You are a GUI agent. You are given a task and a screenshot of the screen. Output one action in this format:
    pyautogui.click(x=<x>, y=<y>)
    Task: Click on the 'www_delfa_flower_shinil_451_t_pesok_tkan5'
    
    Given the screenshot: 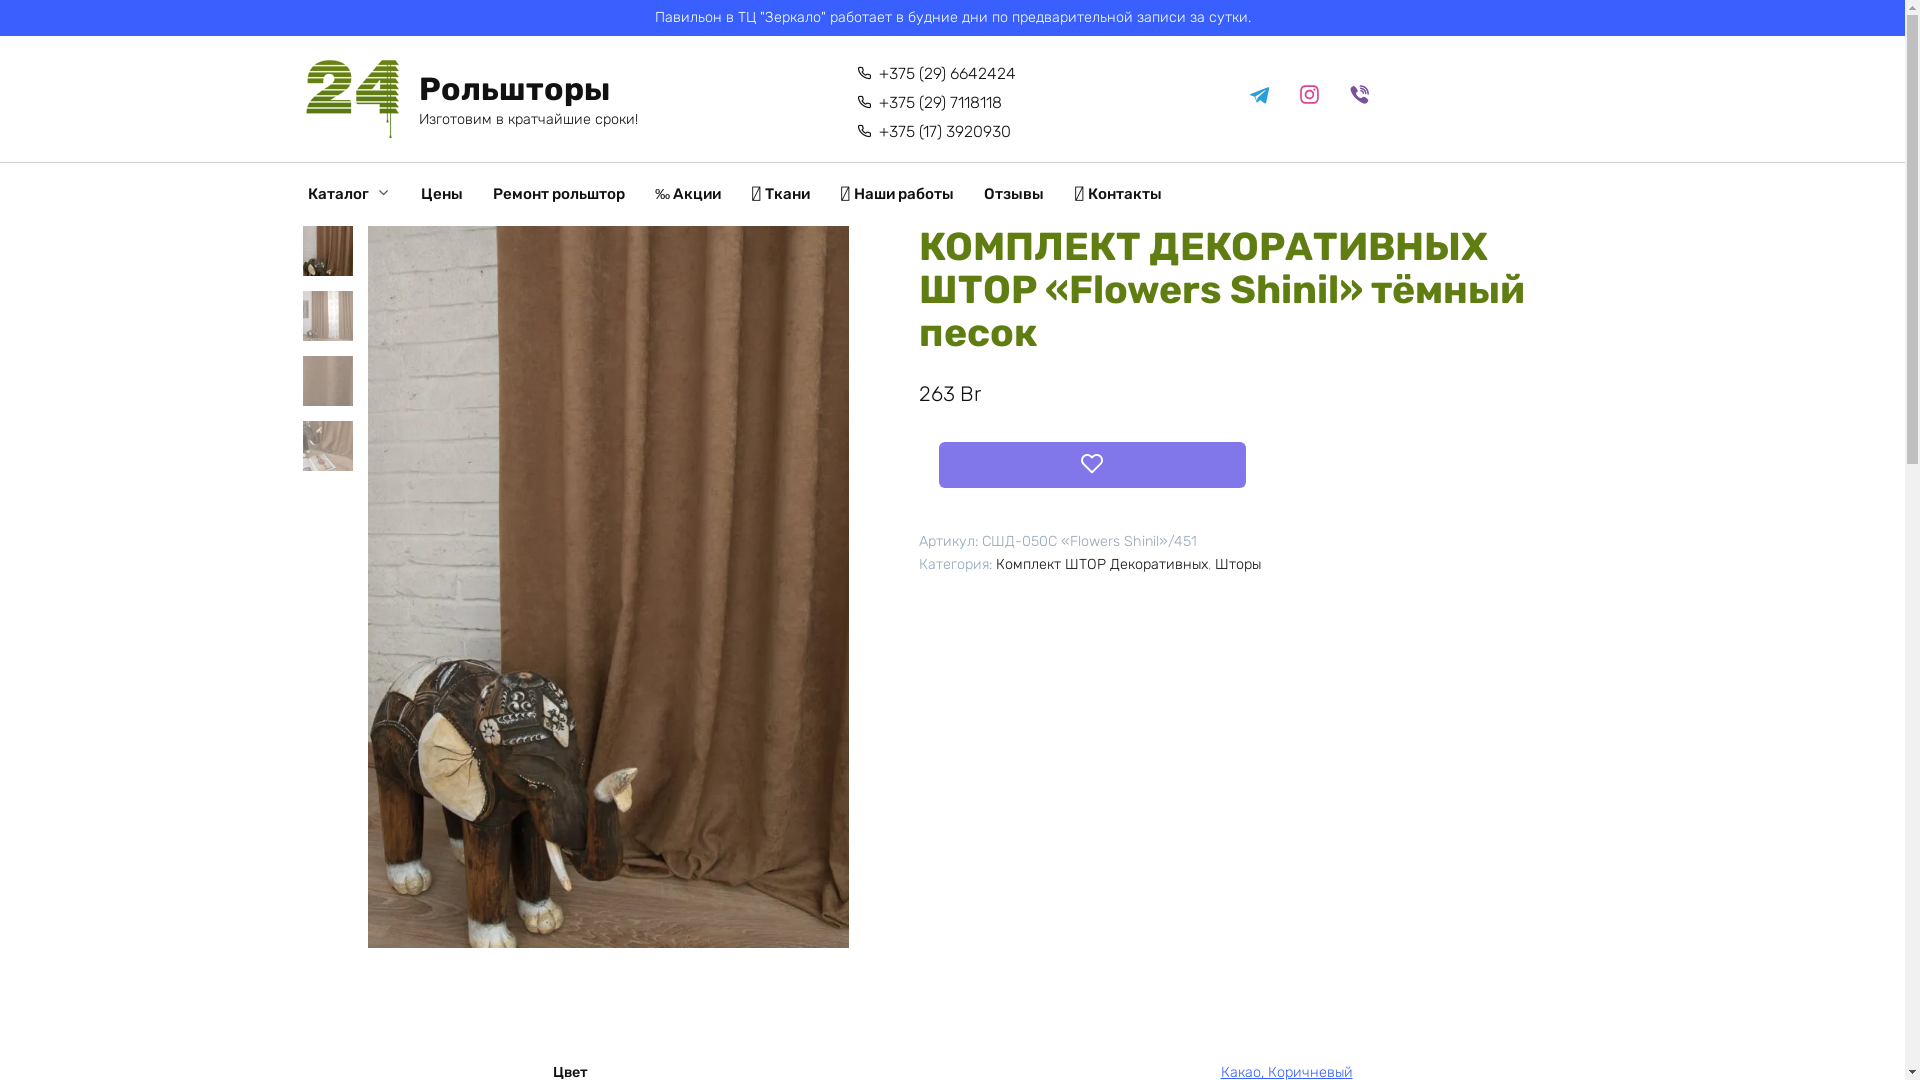 What is the action you would take?
    pyautogui.click(x=607, y=585)
    